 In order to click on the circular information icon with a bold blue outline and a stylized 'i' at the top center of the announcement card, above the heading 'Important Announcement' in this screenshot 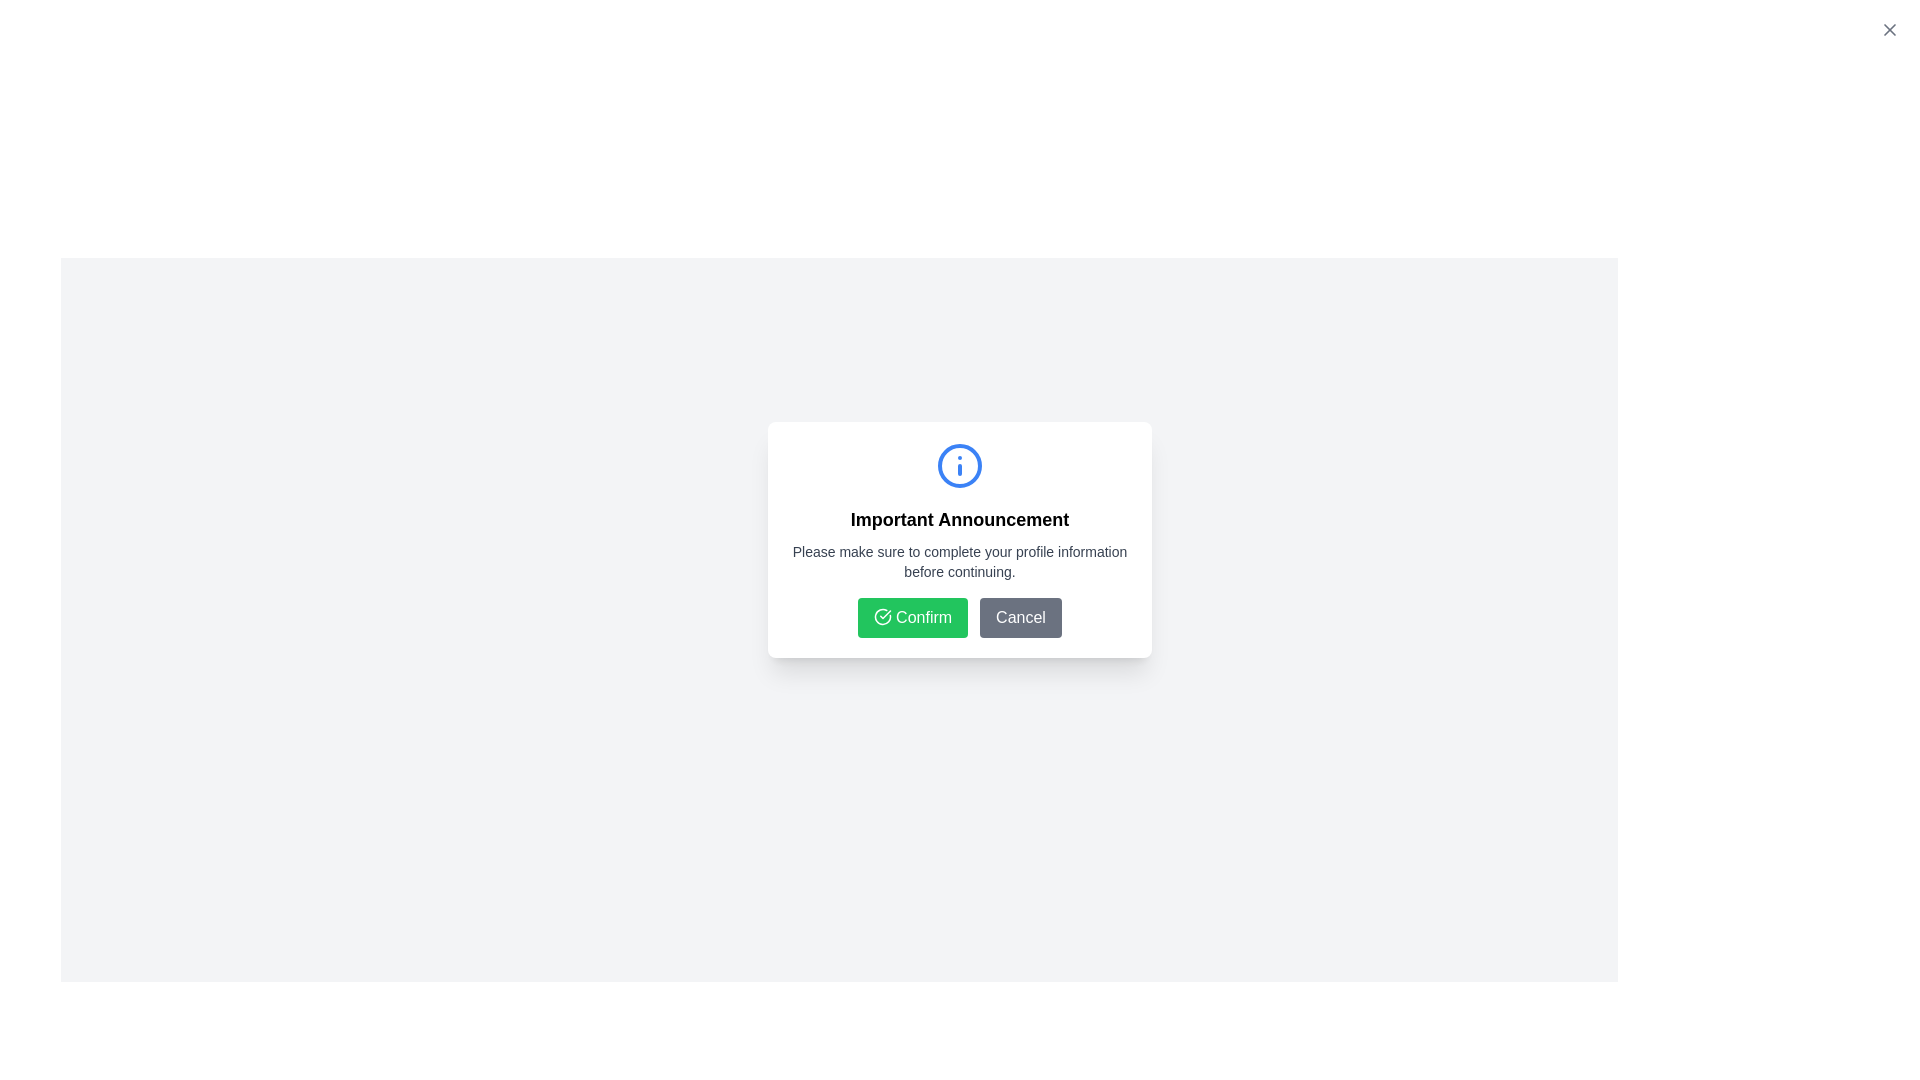, I will do `click(960, 466)`.